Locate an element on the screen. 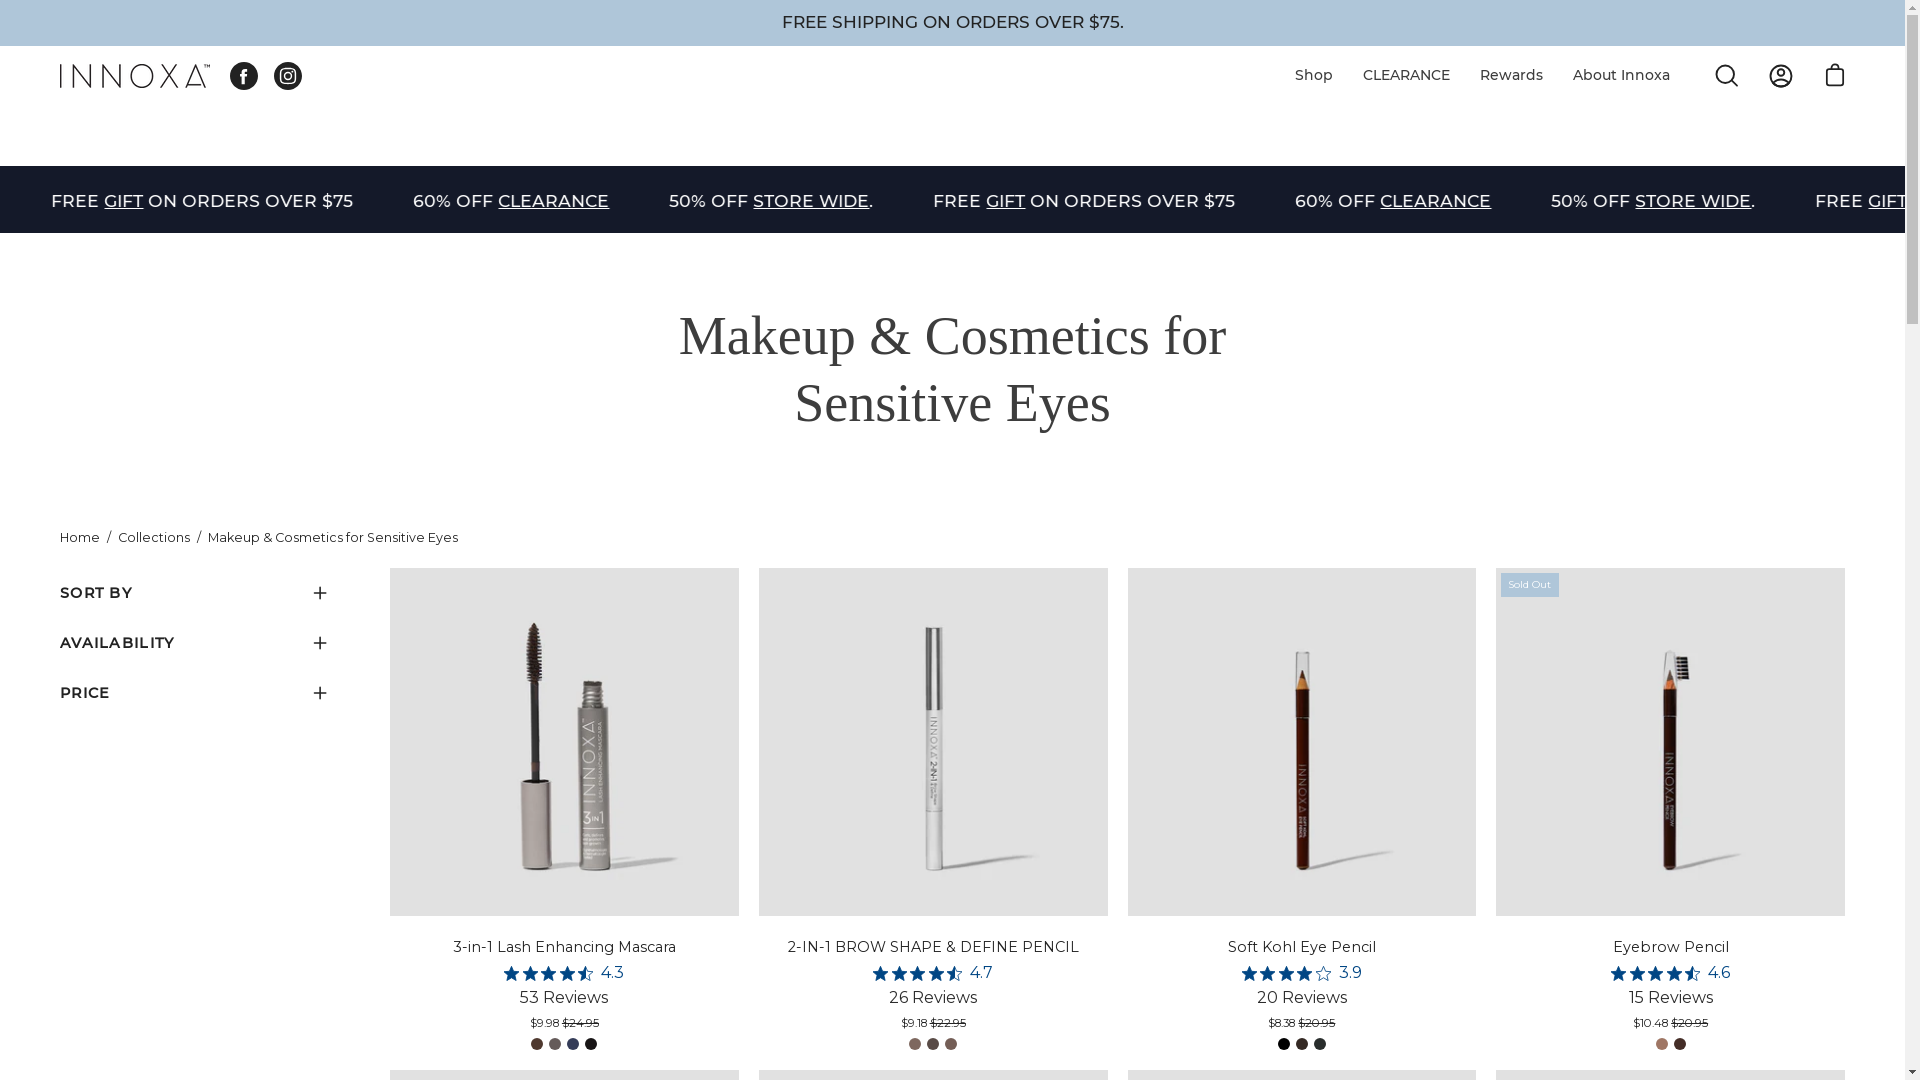  '$8.38 $20.95' is located at coordinates (1302, 1023).